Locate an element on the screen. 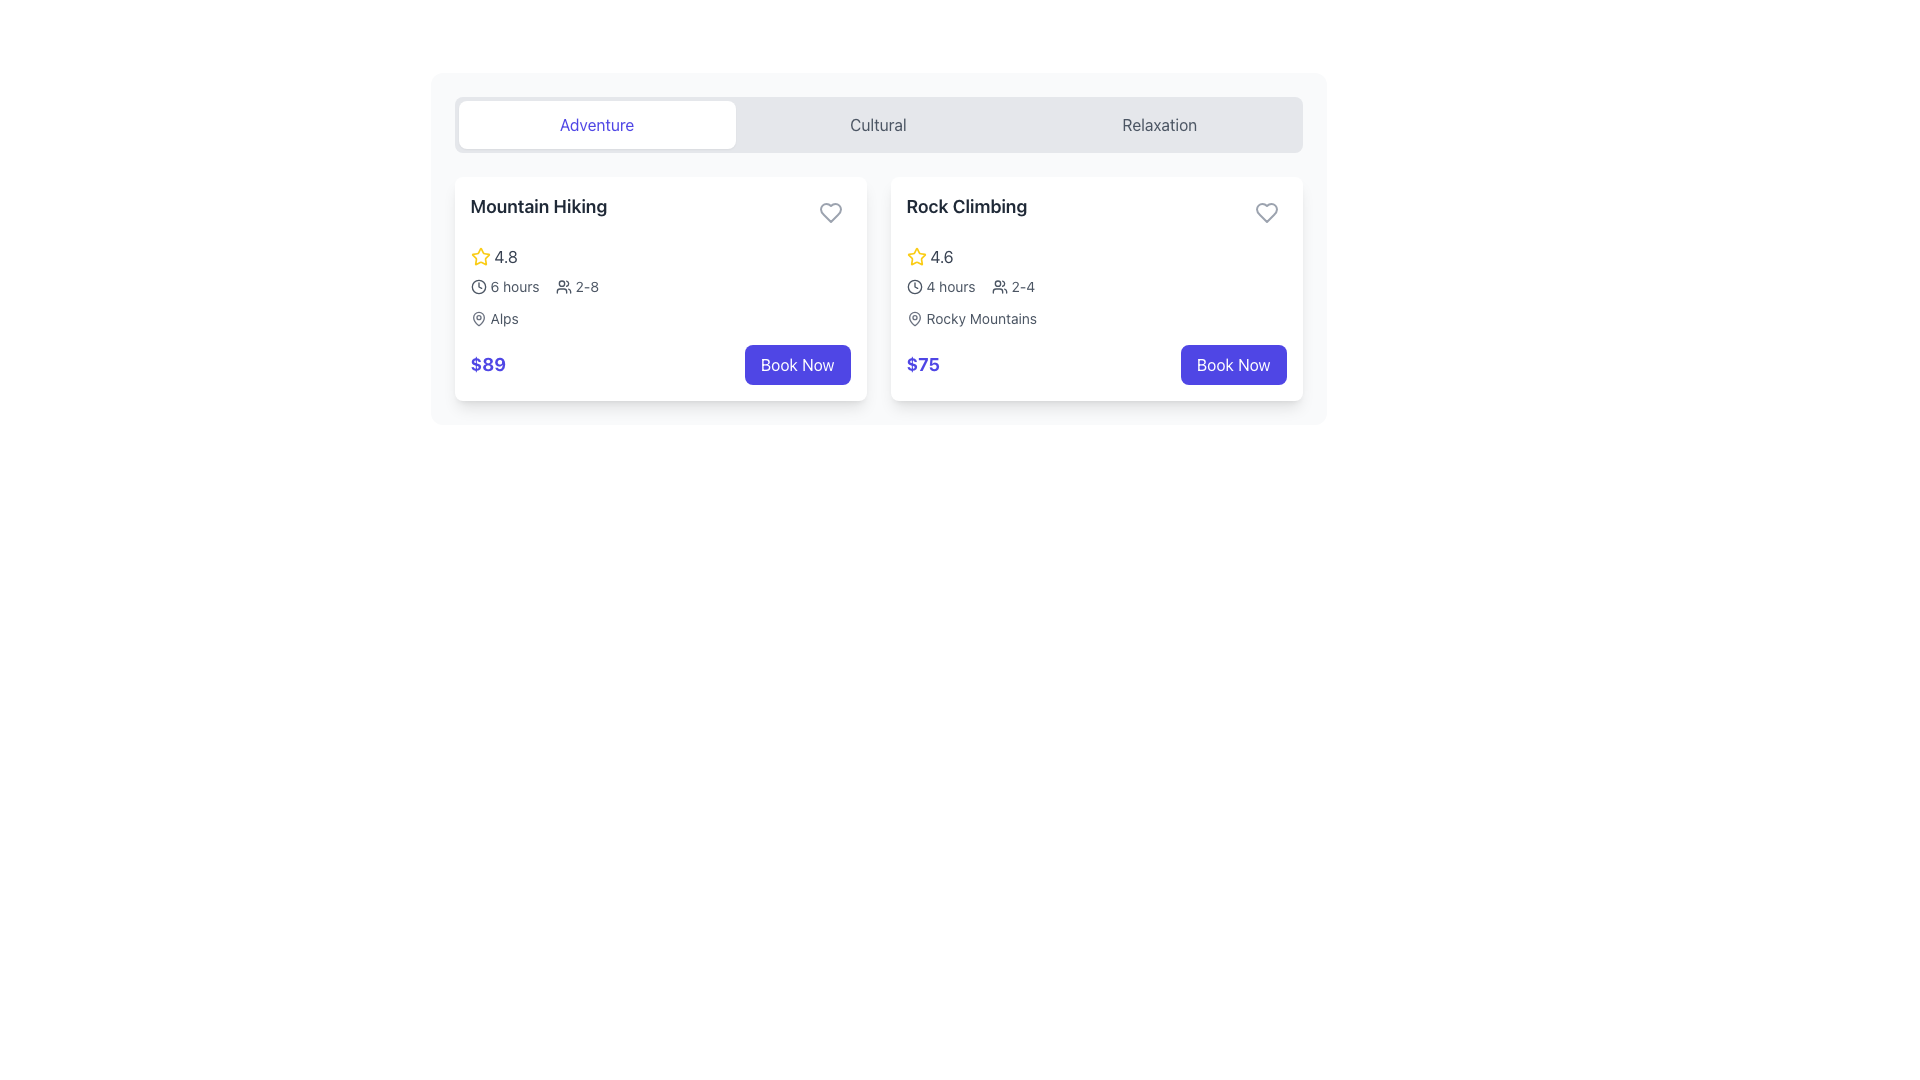 This screenshot has height=1080, width=1920. the Text Label with Icon that indicates the duration of the Rock Climbing activity, located below the rating and above the group size indicator is located at coordinates (939, 286).